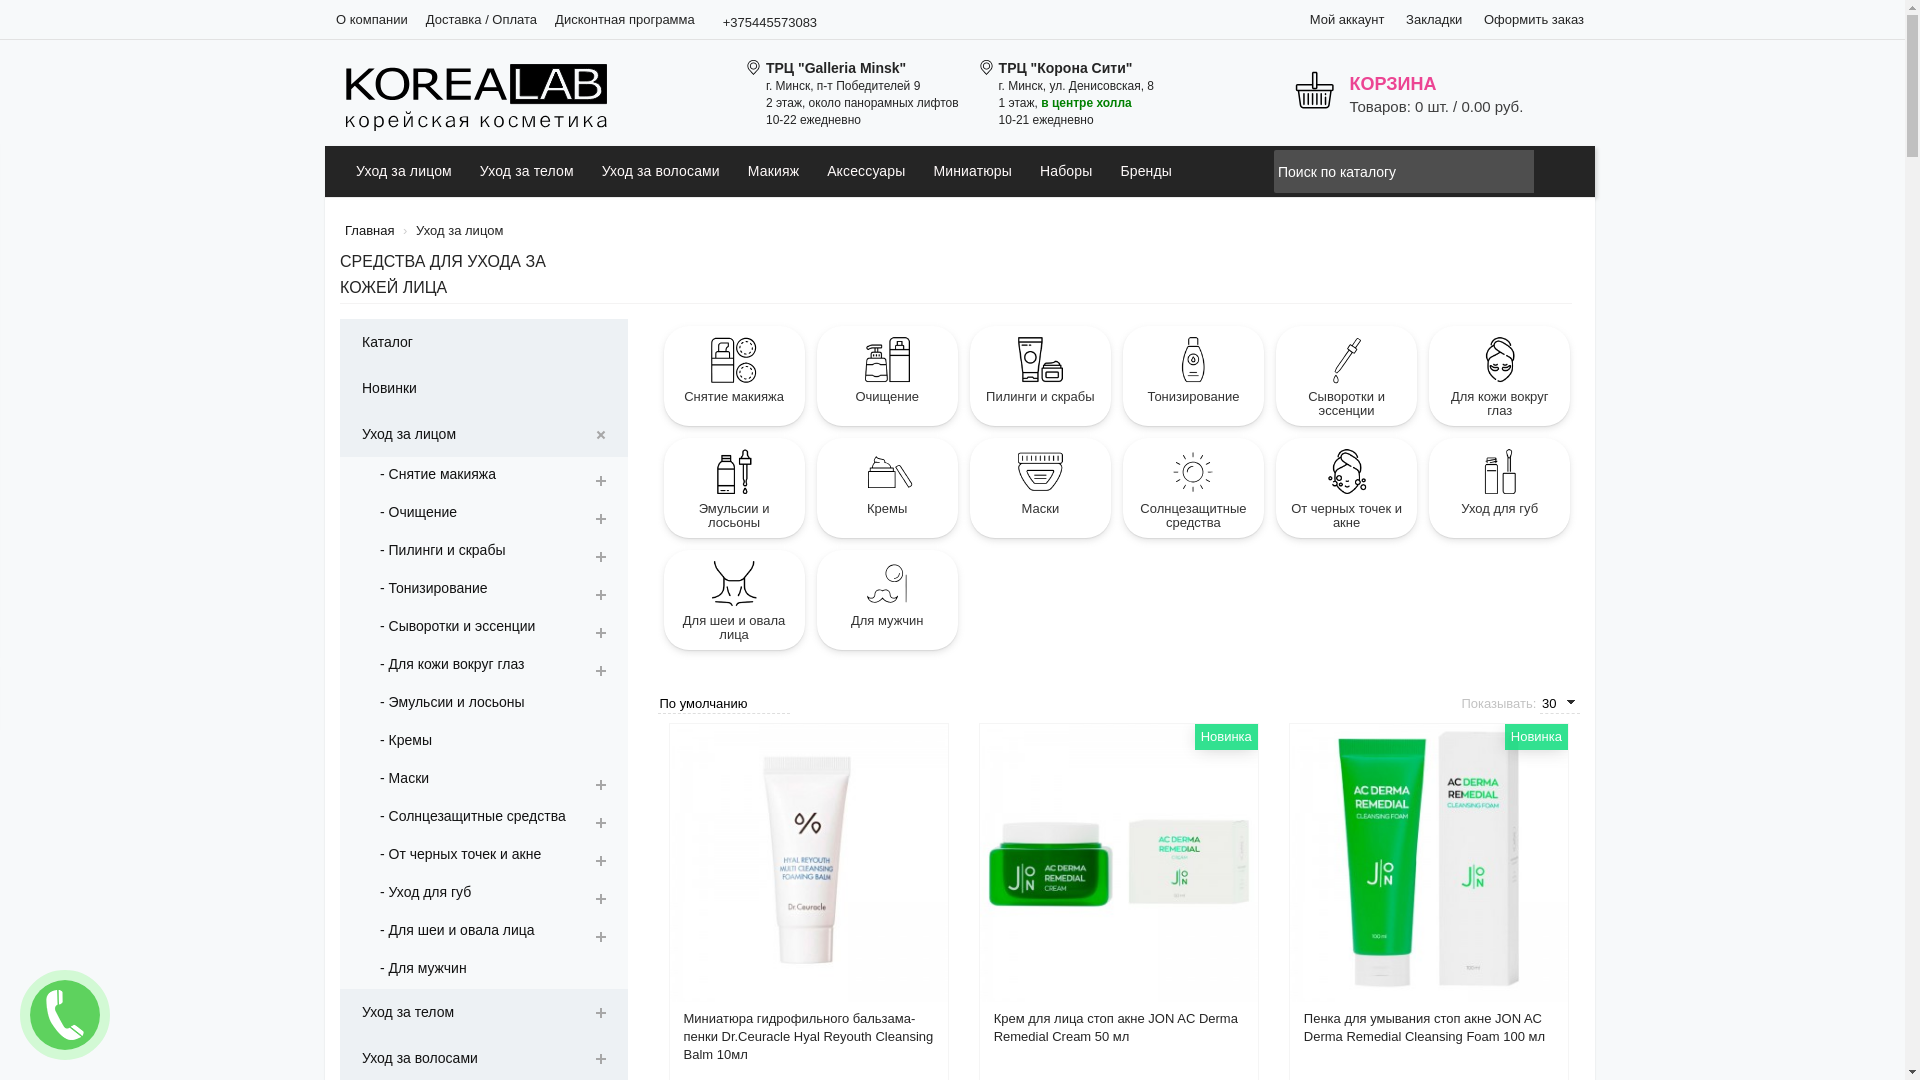 The image size is (1920, 1080). Describe the element at coordinates (774, 23) in the screenshot. I see `'+375445573083'` at that location.